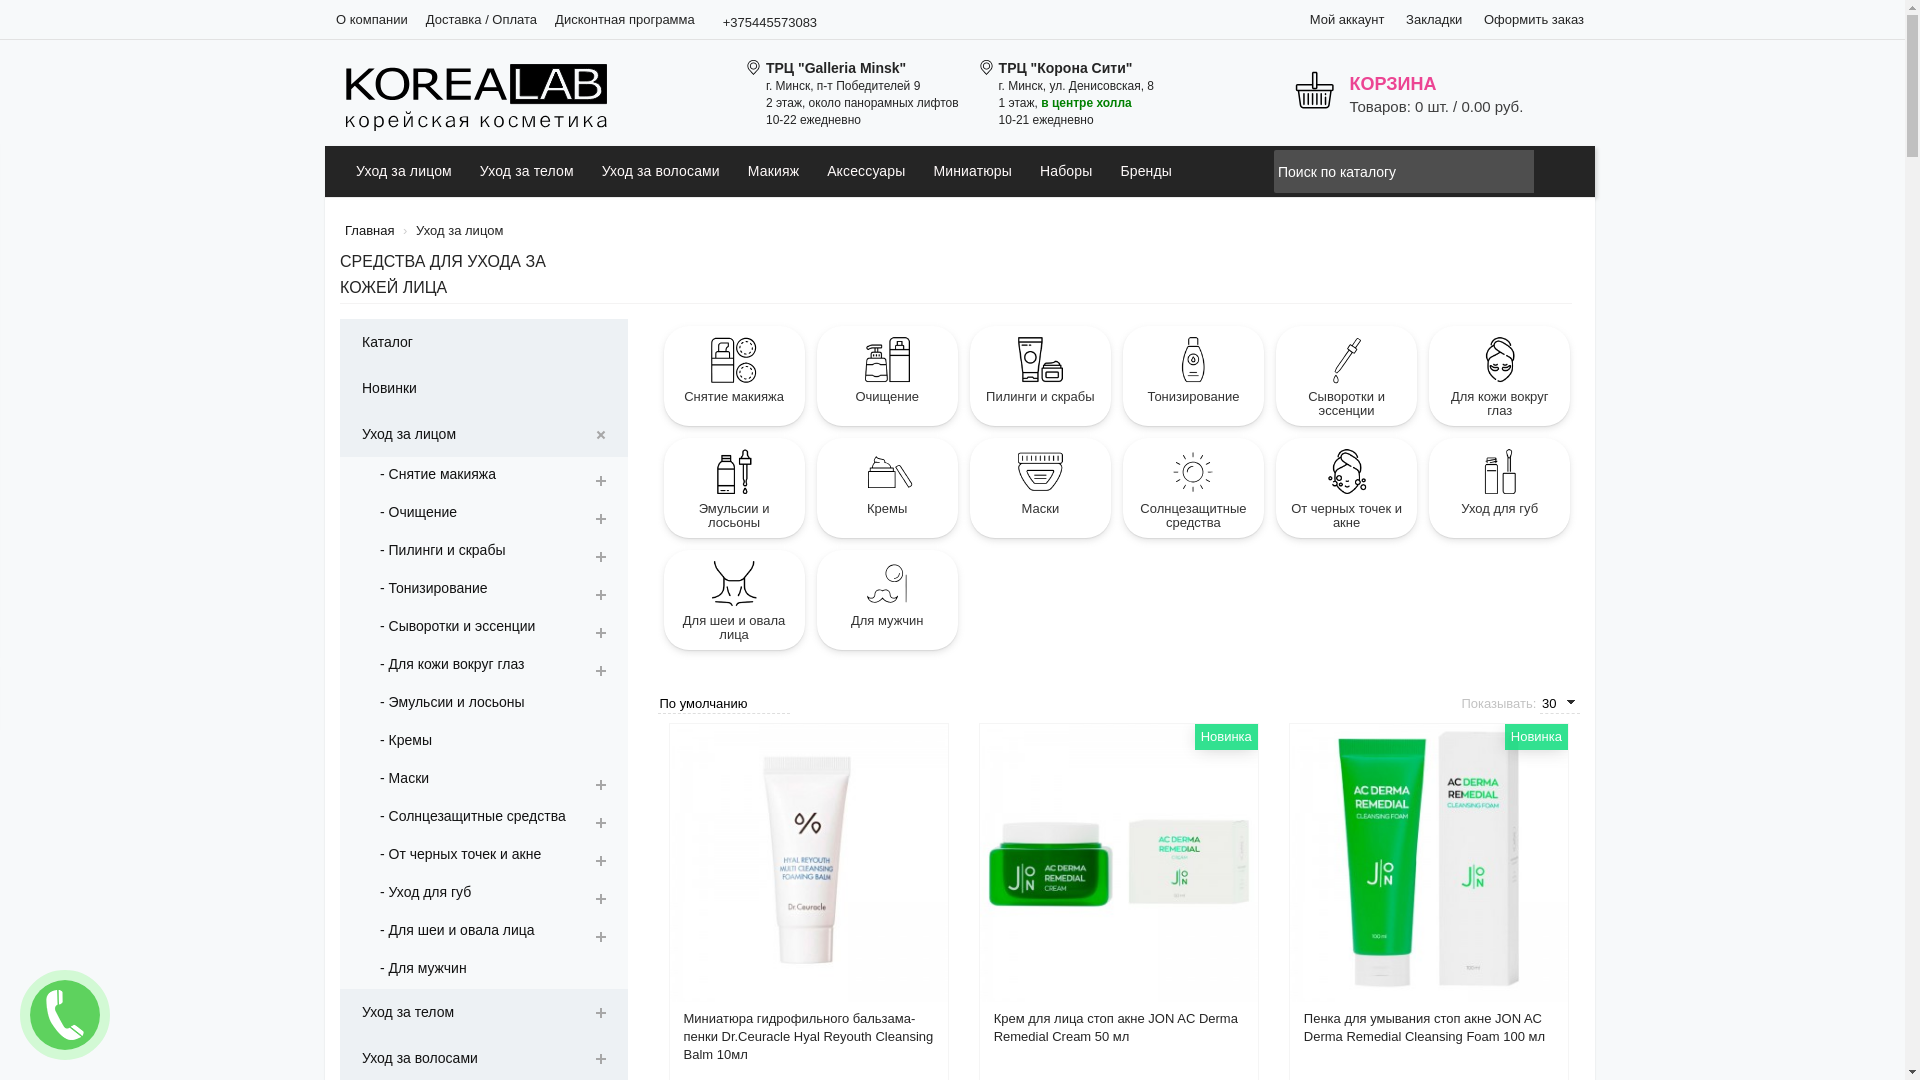 The image size is (1920, 1080). Describe the element at coordinates (774, 23) in the screenshot. I see `'+375445573083'` at that location.